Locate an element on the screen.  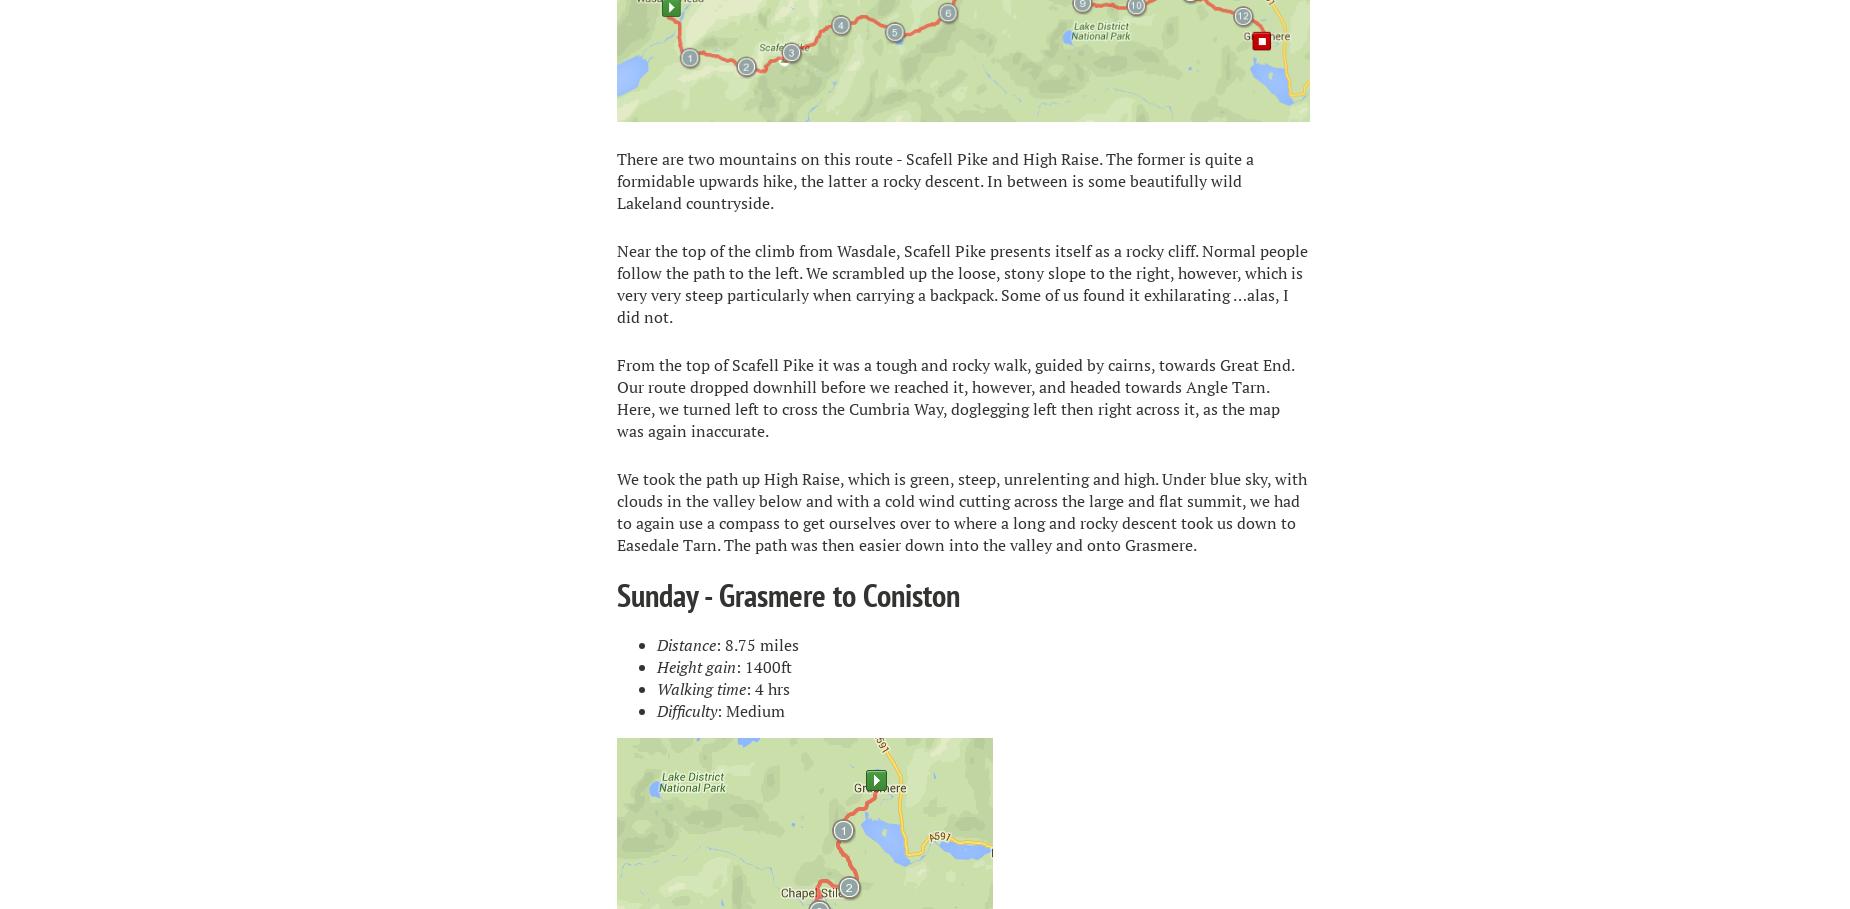
'There are two mountains on this route - Scafell Pike and High Raise.  The former is quite a formidable upwards hike, the latter a rocky descent.  In between is some beautifully wild Lakeland countryside.' is located at coordinates (933, 179).